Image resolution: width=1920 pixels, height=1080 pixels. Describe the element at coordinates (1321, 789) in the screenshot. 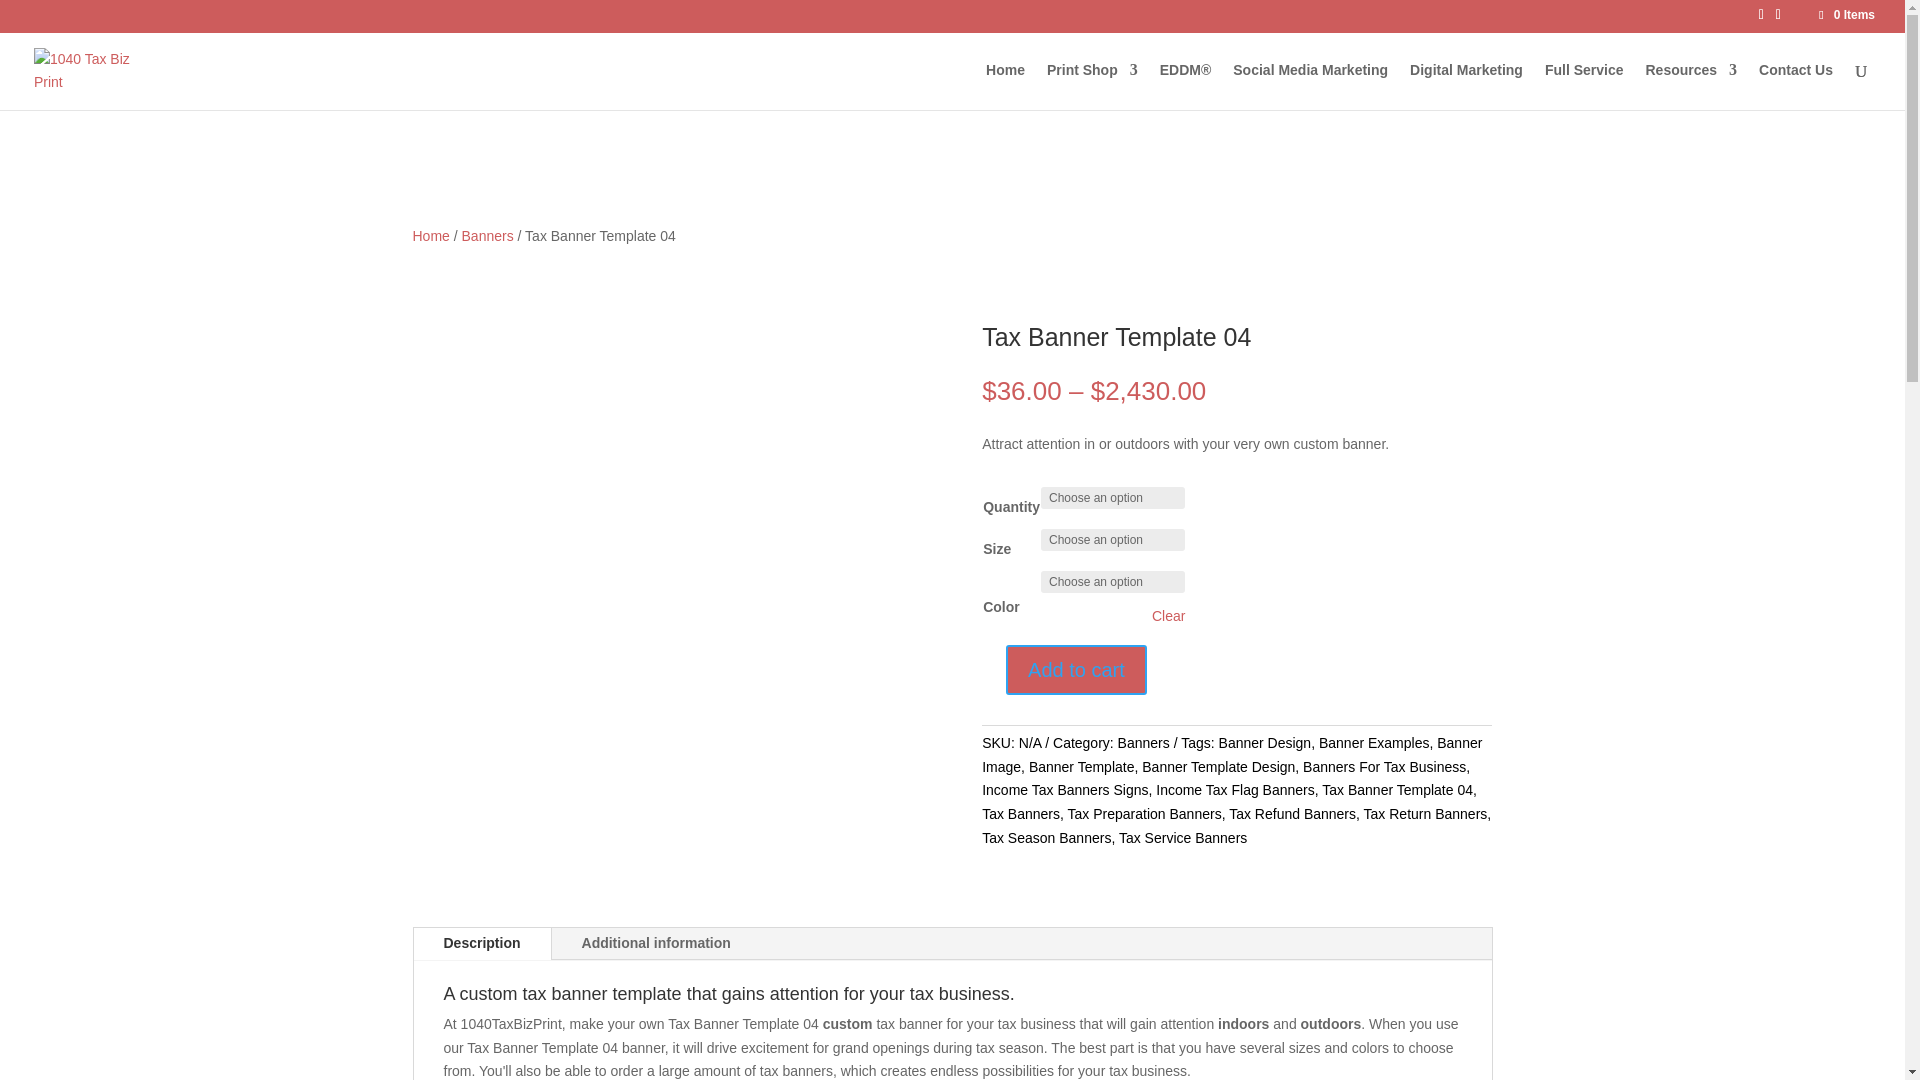

I see `'Tax Banner Template 04'` at that location.